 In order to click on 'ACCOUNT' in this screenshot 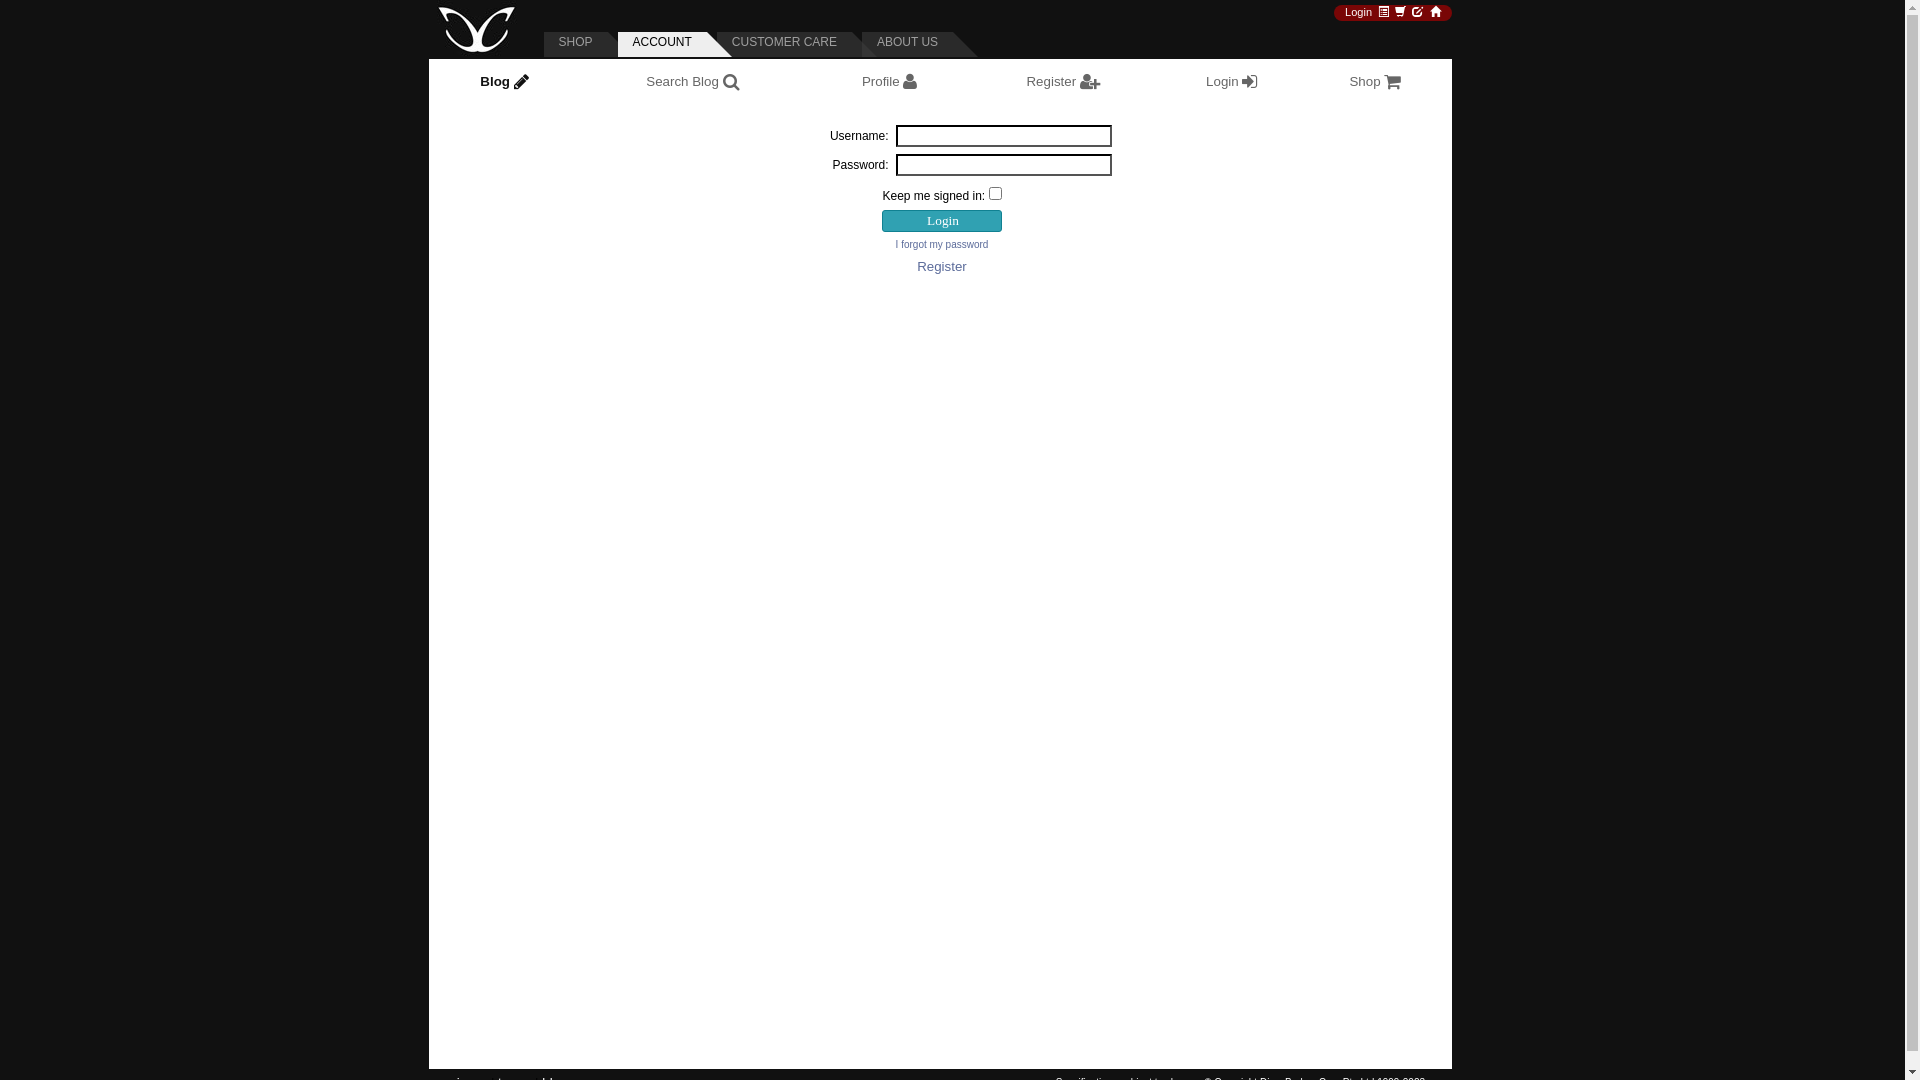, I will do `click(675, 44)`.